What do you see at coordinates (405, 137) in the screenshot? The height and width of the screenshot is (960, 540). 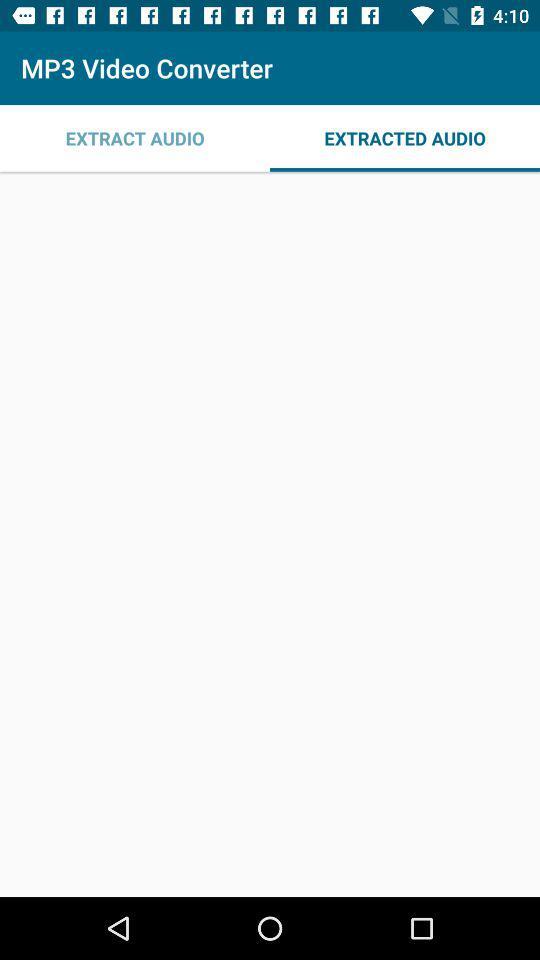 I see `icon at the top right corner` at bounding box center [405, 137].